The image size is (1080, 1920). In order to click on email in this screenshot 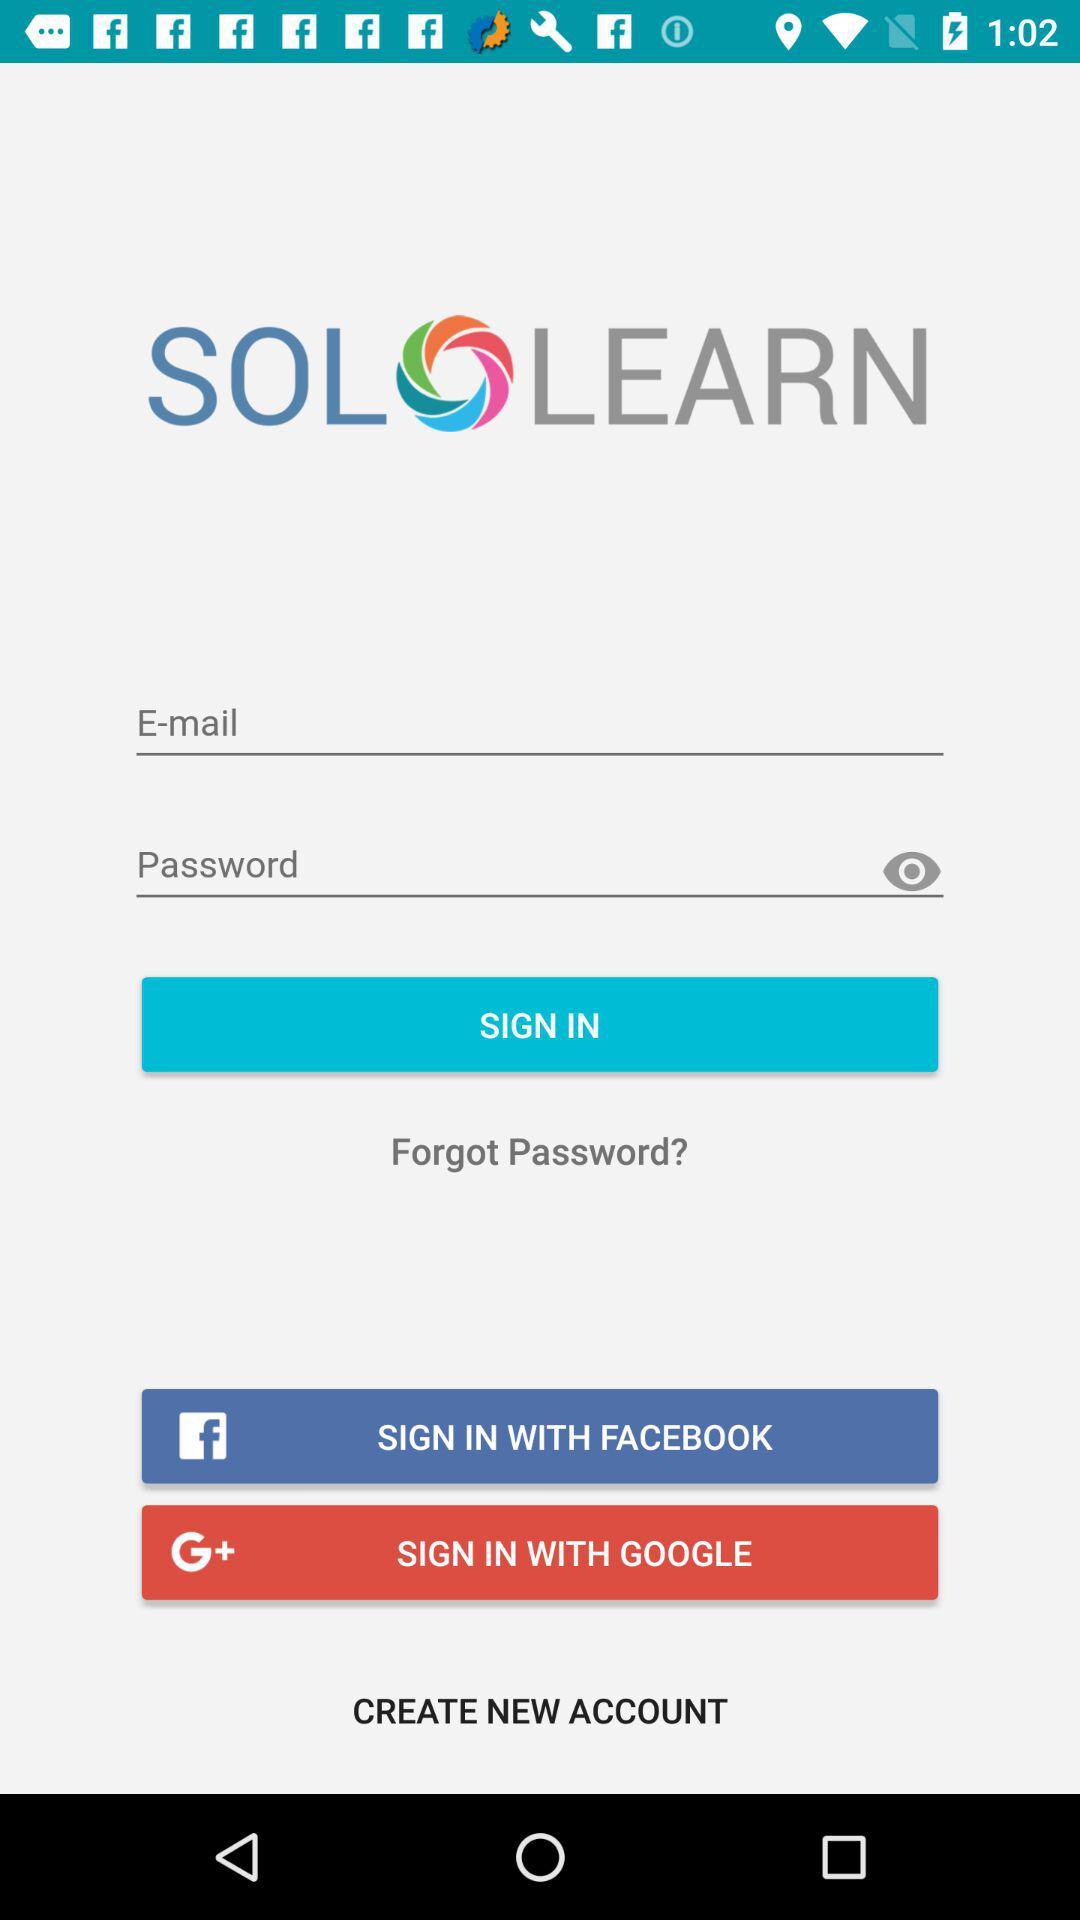, I will do `click(540, 723)`.